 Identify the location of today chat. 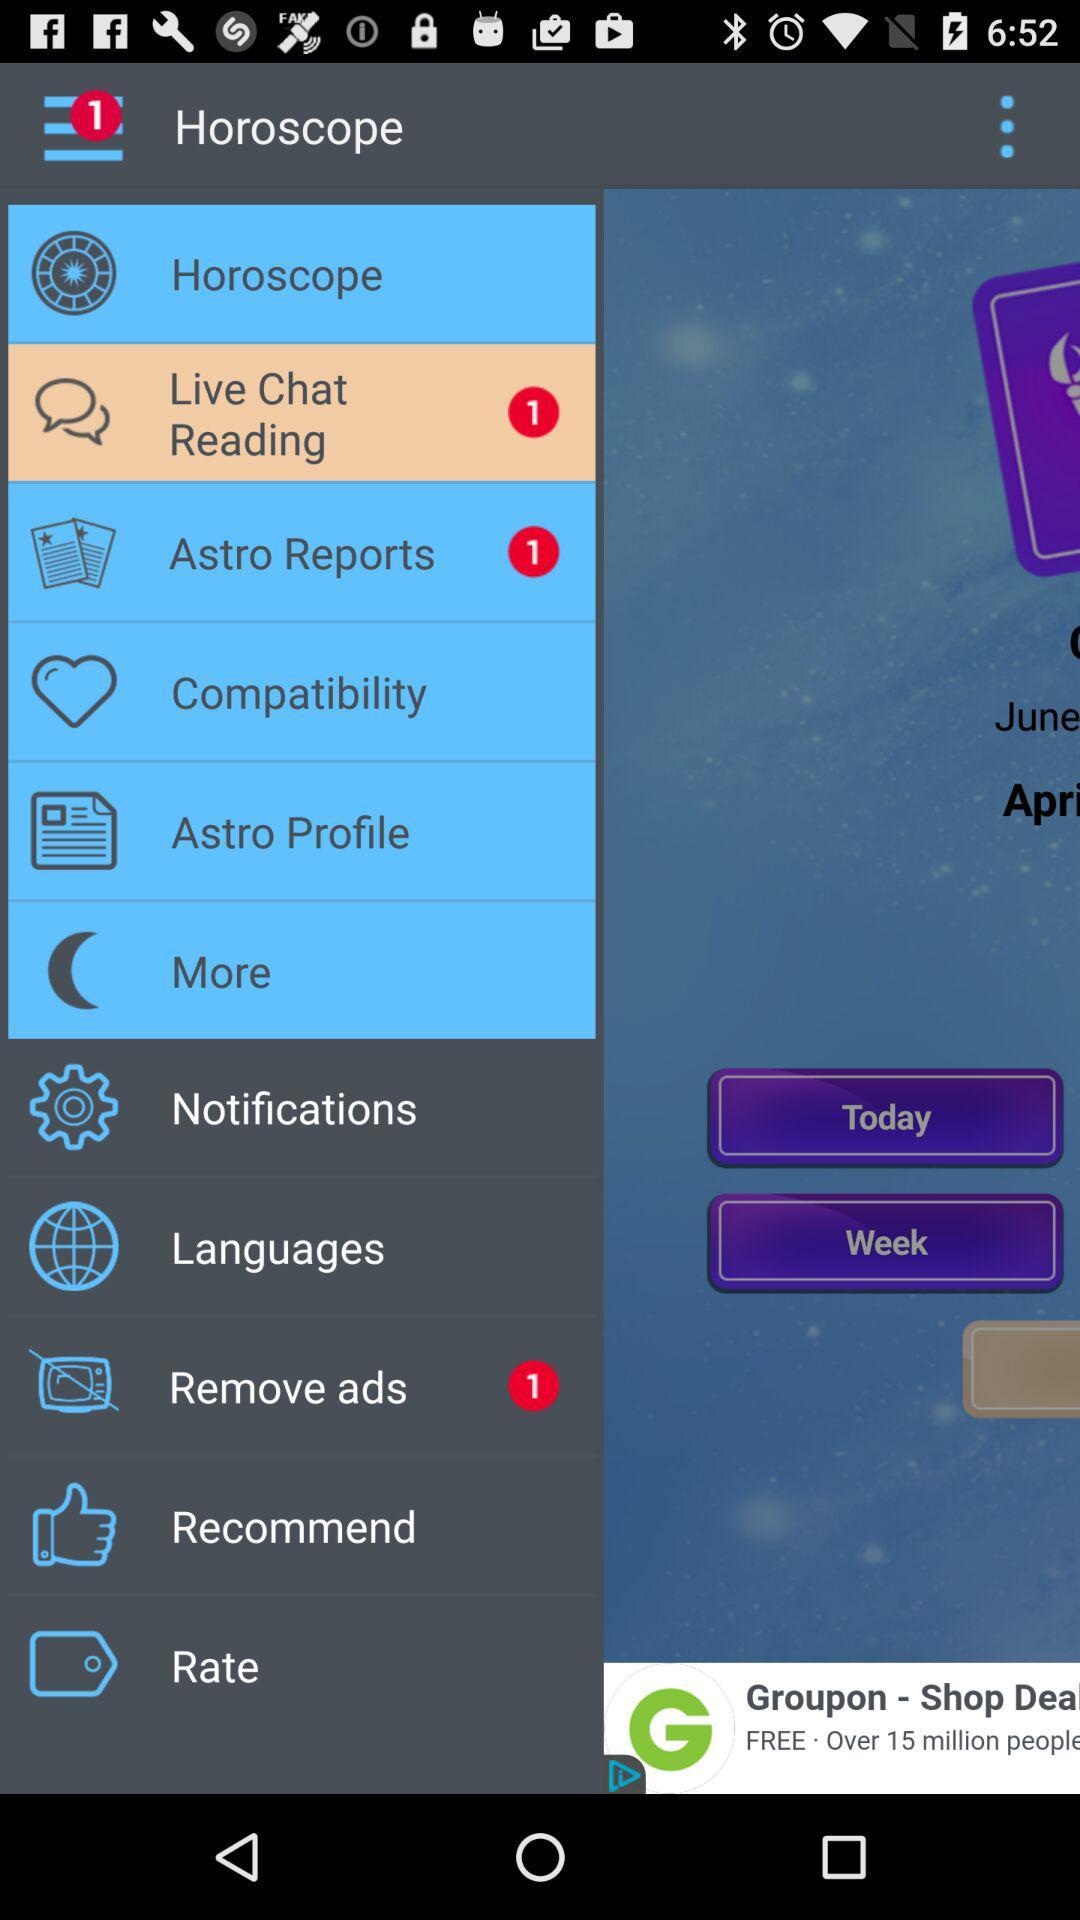
(885, 1115).